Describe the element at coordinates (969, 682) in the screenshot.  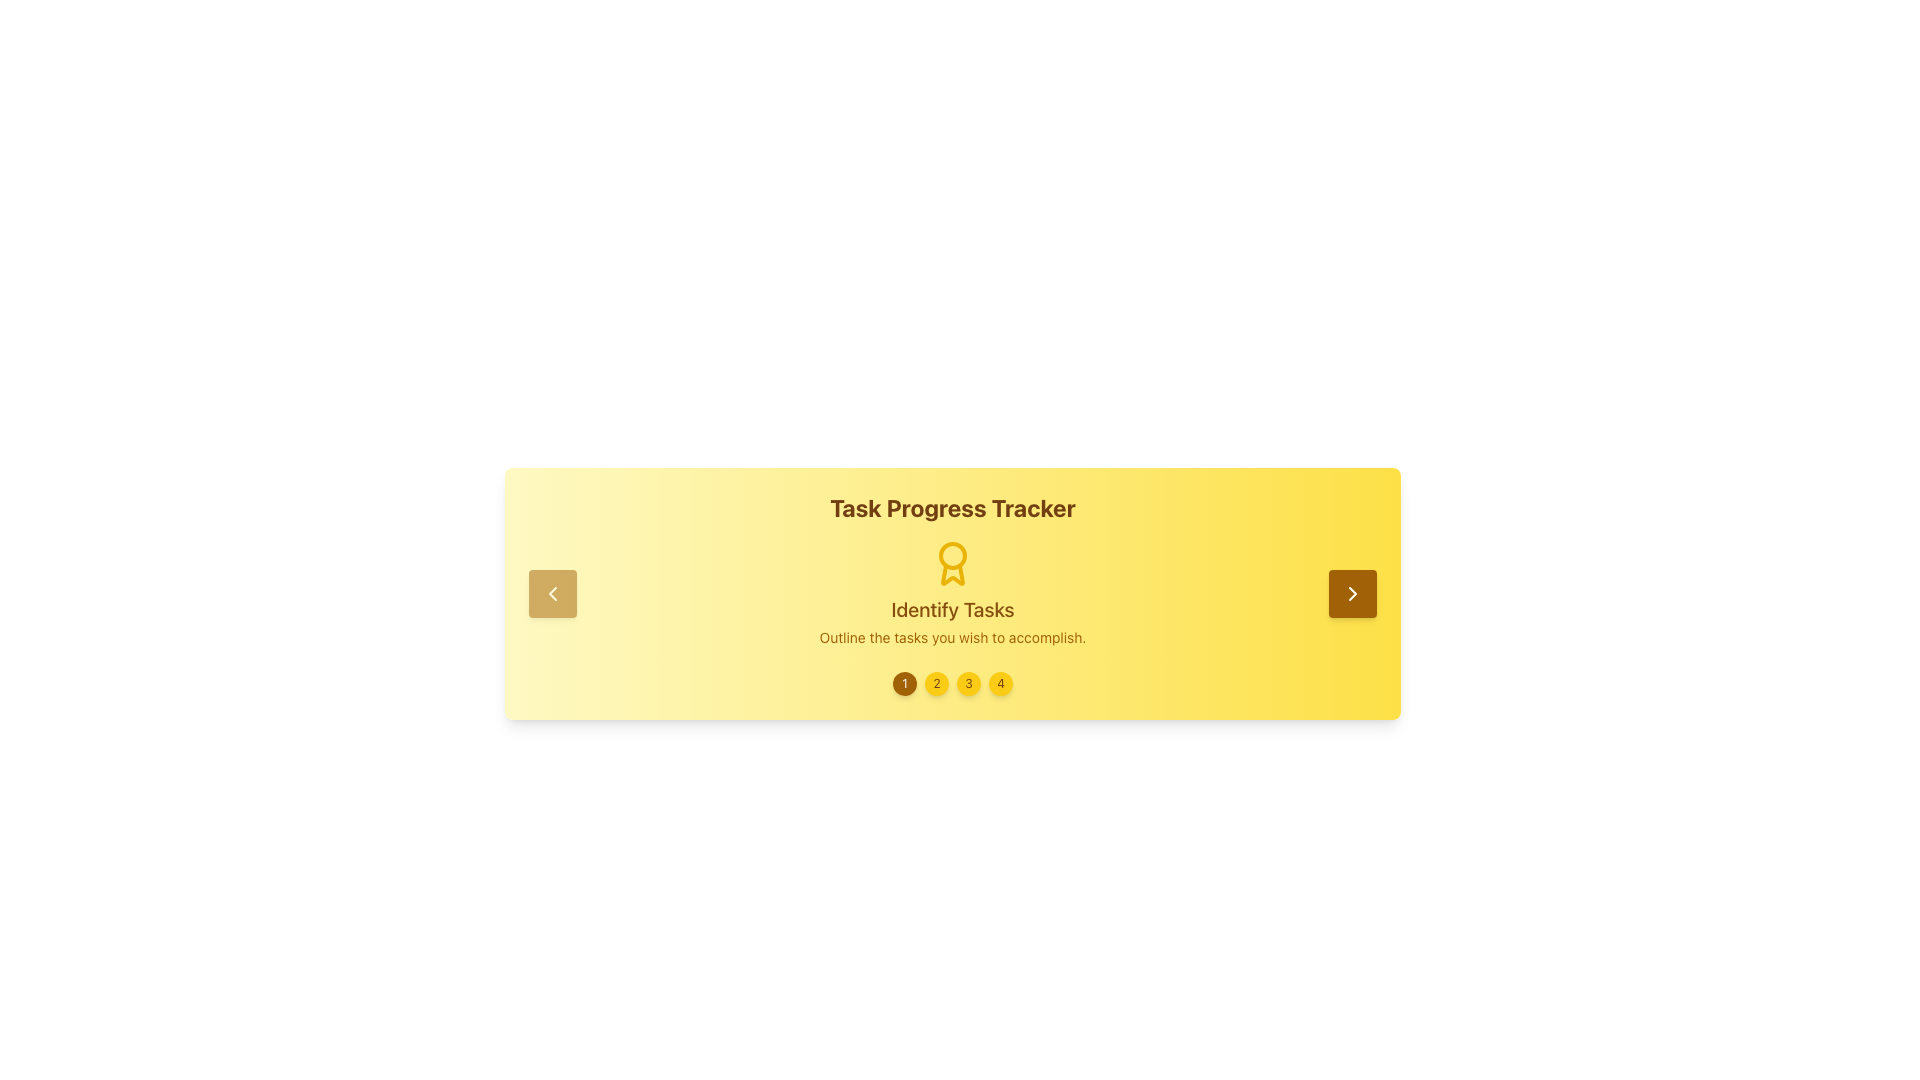
I see `the circular button with a yellow background and a dark yellow numeral '3' centered within, located in the 'Task Progress Tracker' module` at that location.